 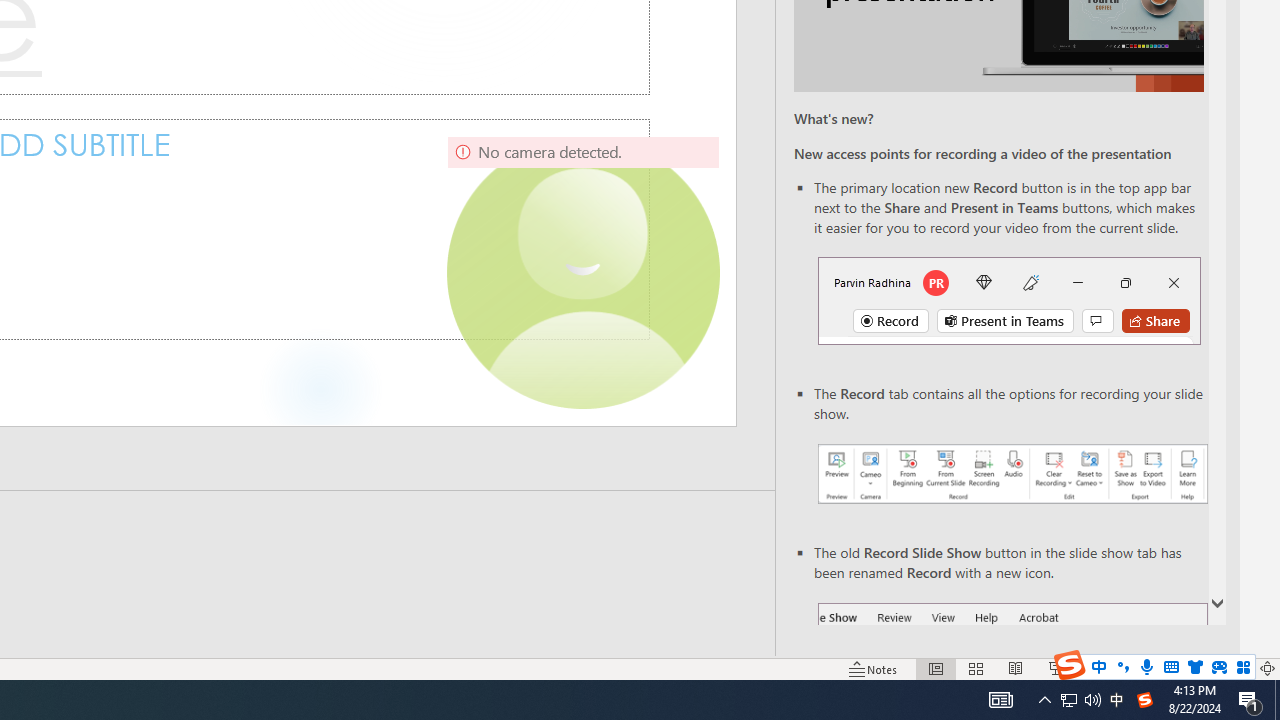 I want to click on 'Zoom In', so click(x=1203, y=669).